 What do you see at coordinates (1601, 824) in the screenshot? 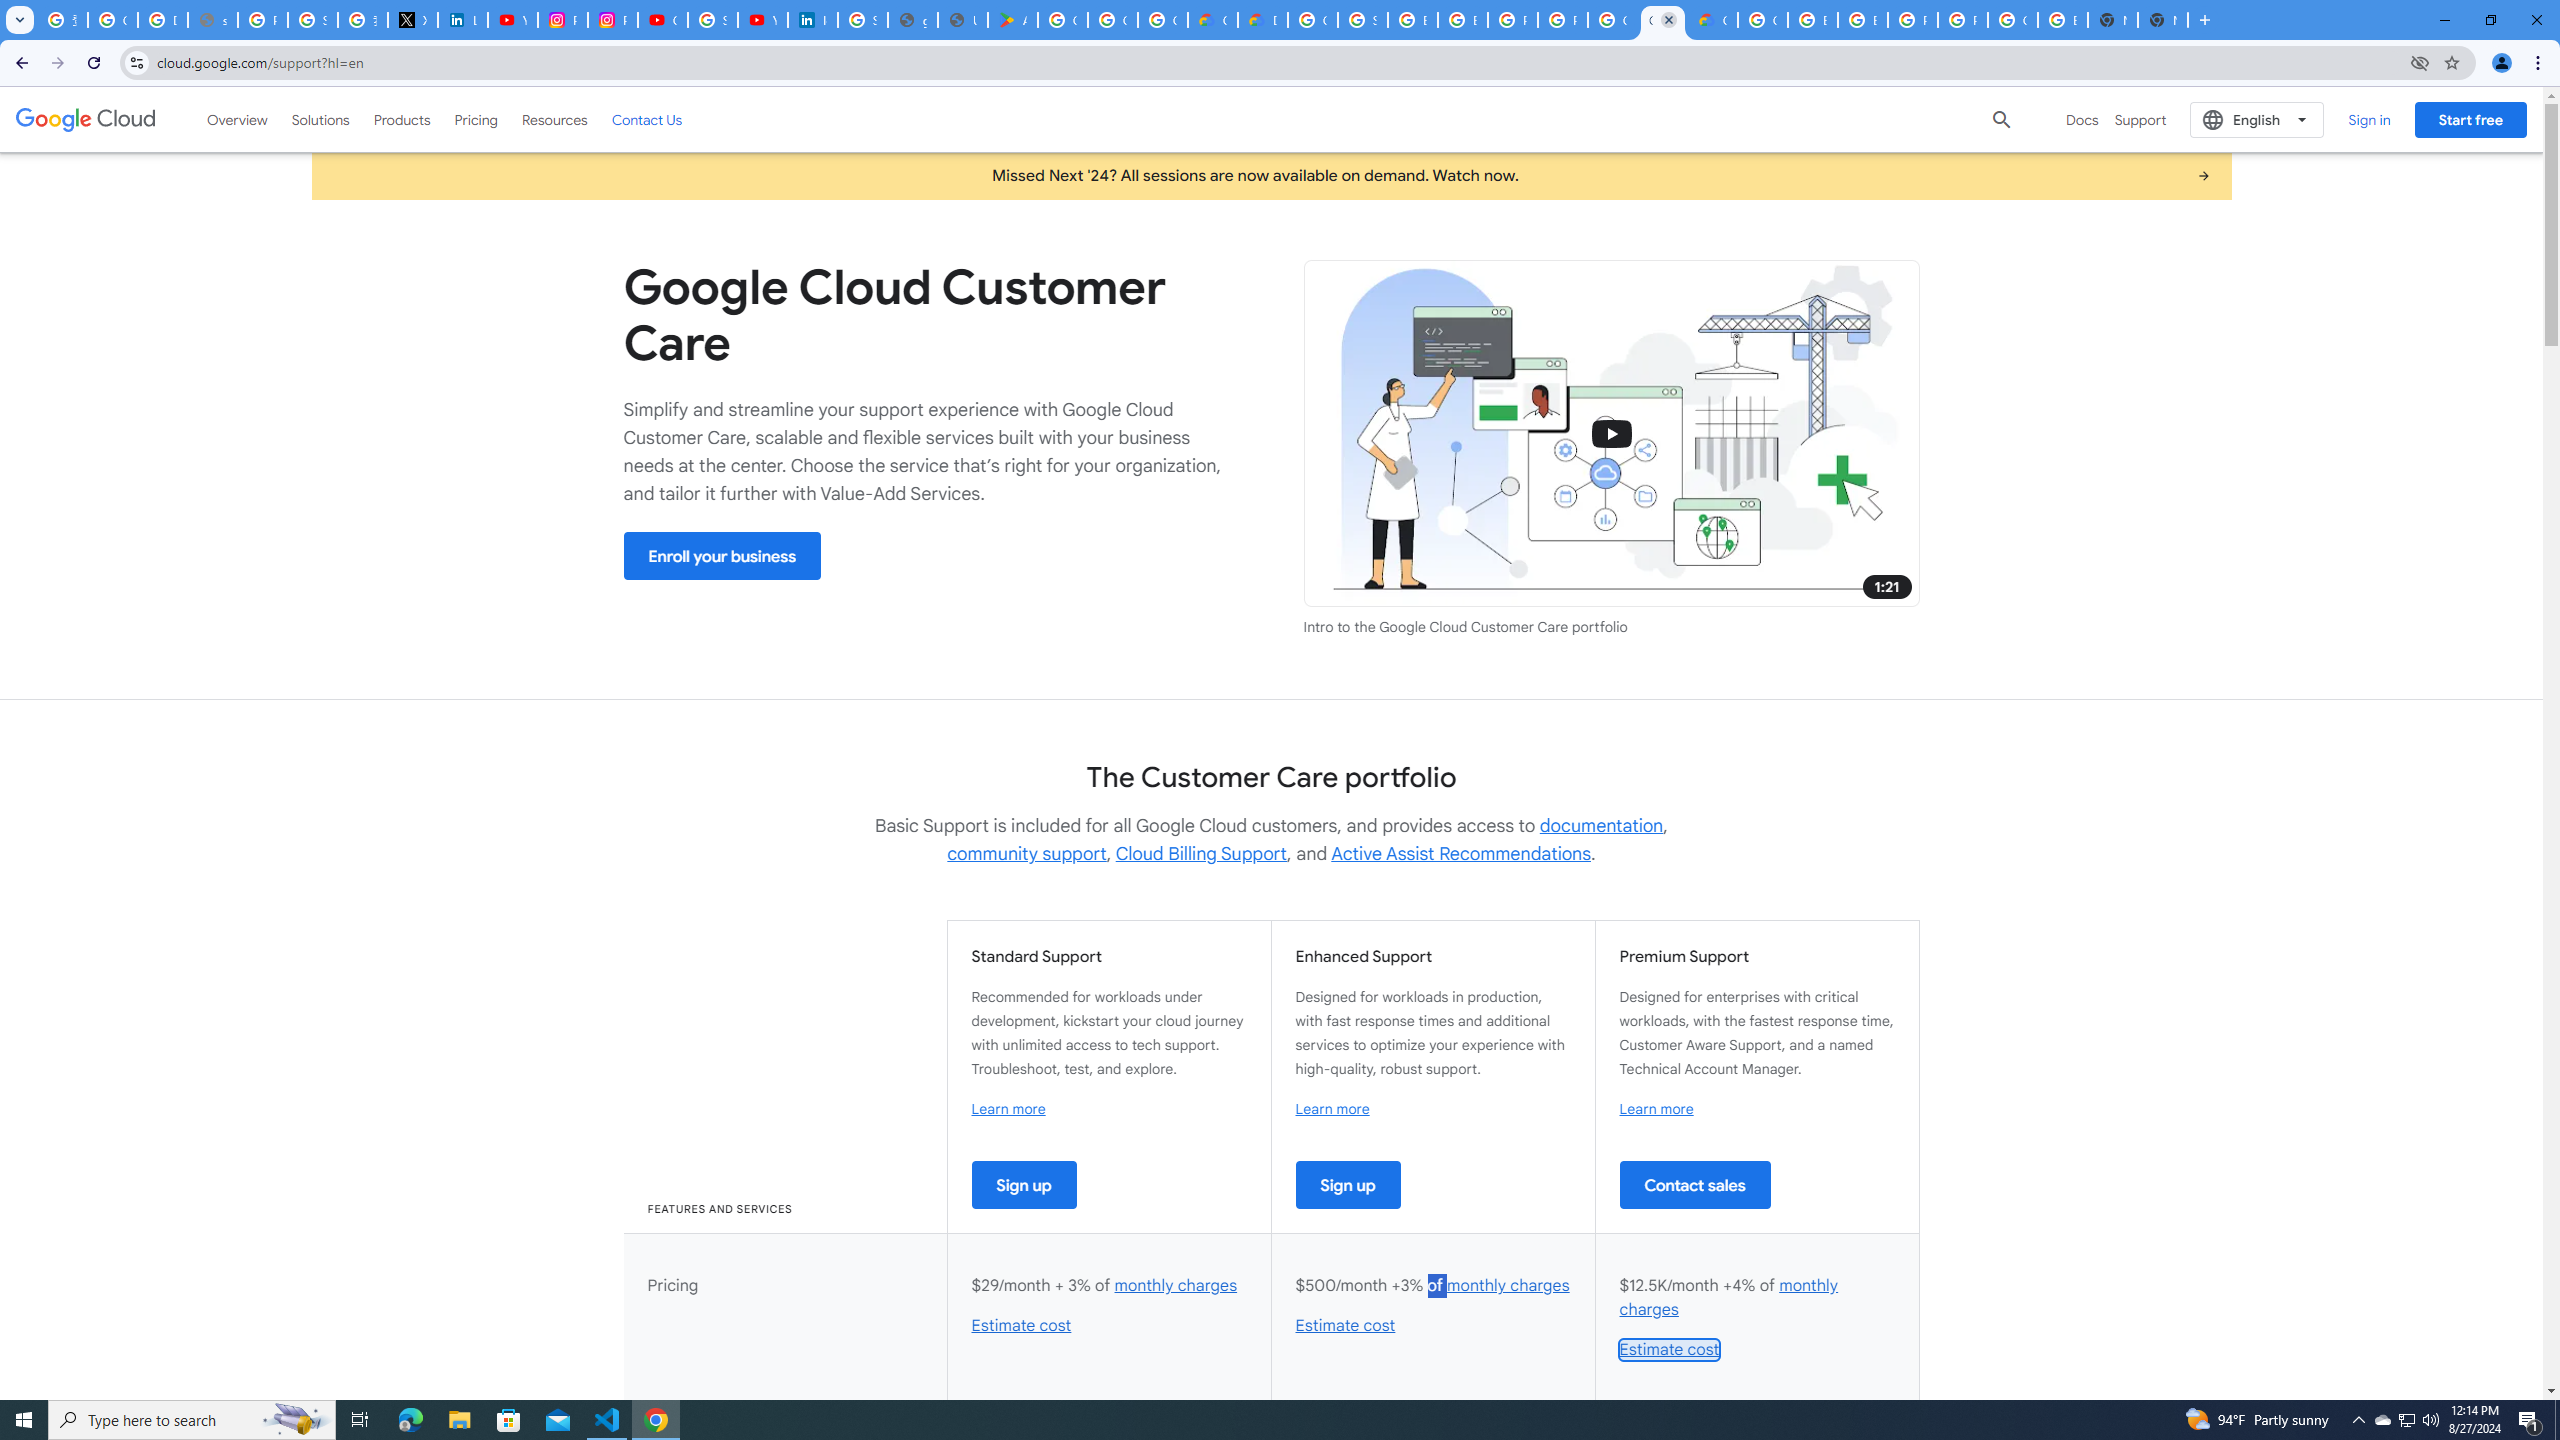
I see `'documentation'` at bounding box center [1601, 824].